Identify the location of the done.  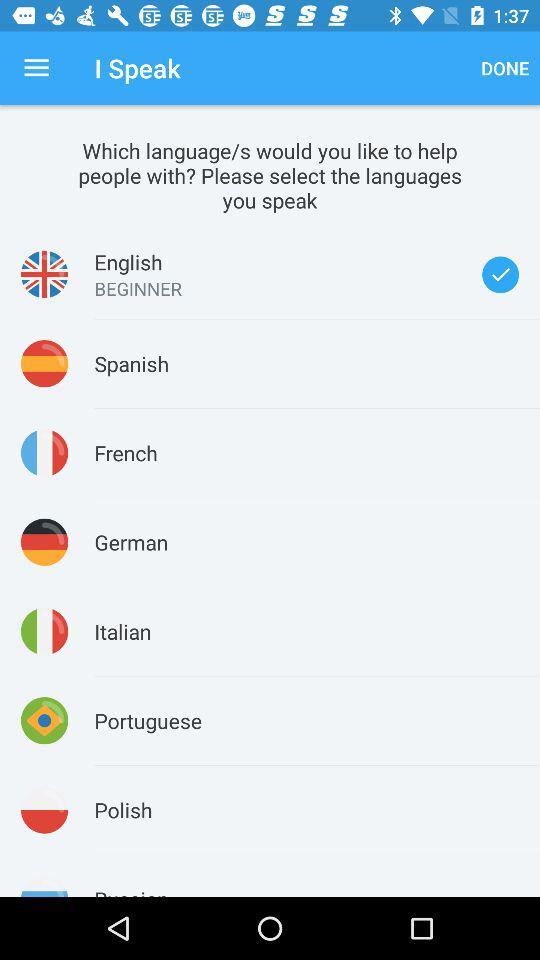
(504, 68).